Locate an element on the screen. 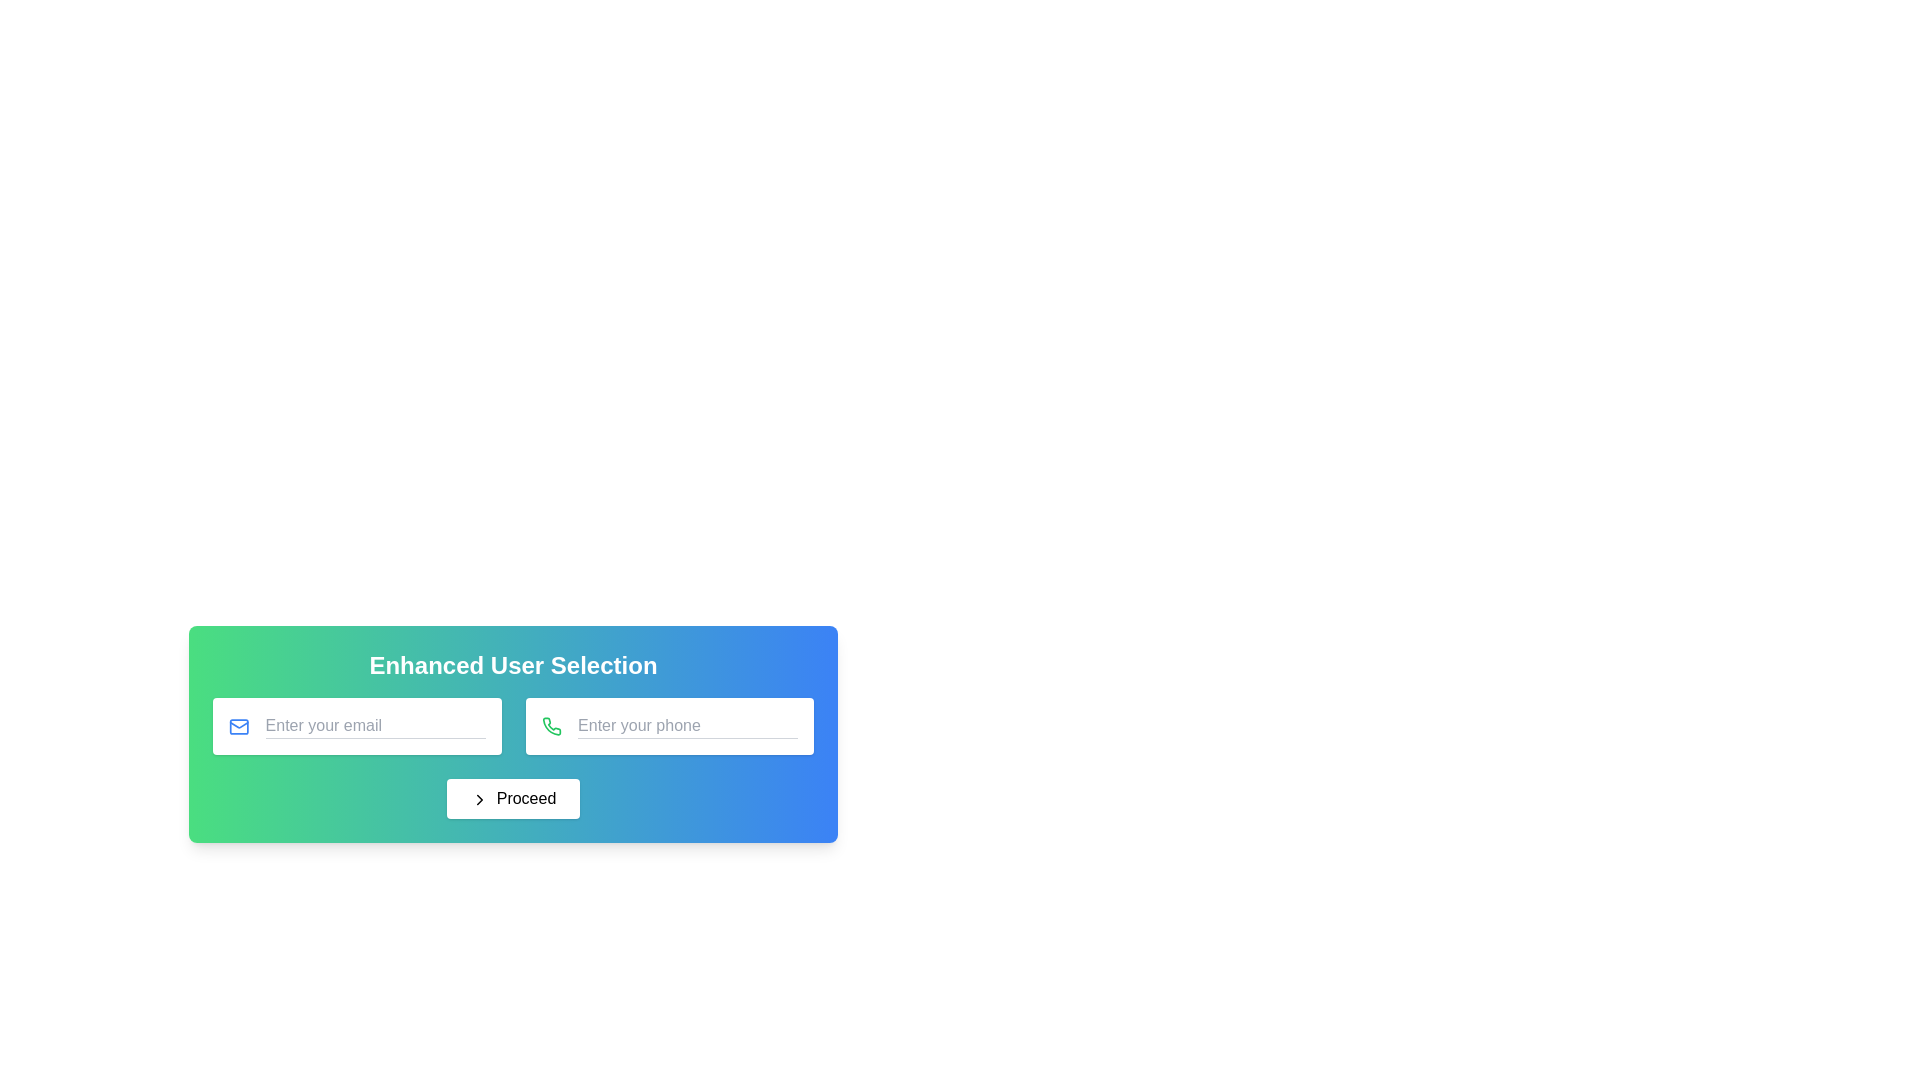 Image resolution: width=1920 pixels, height=1080 pixels. the arrow icon located within the 'Proceed' button is located at coordinates (478, 798).